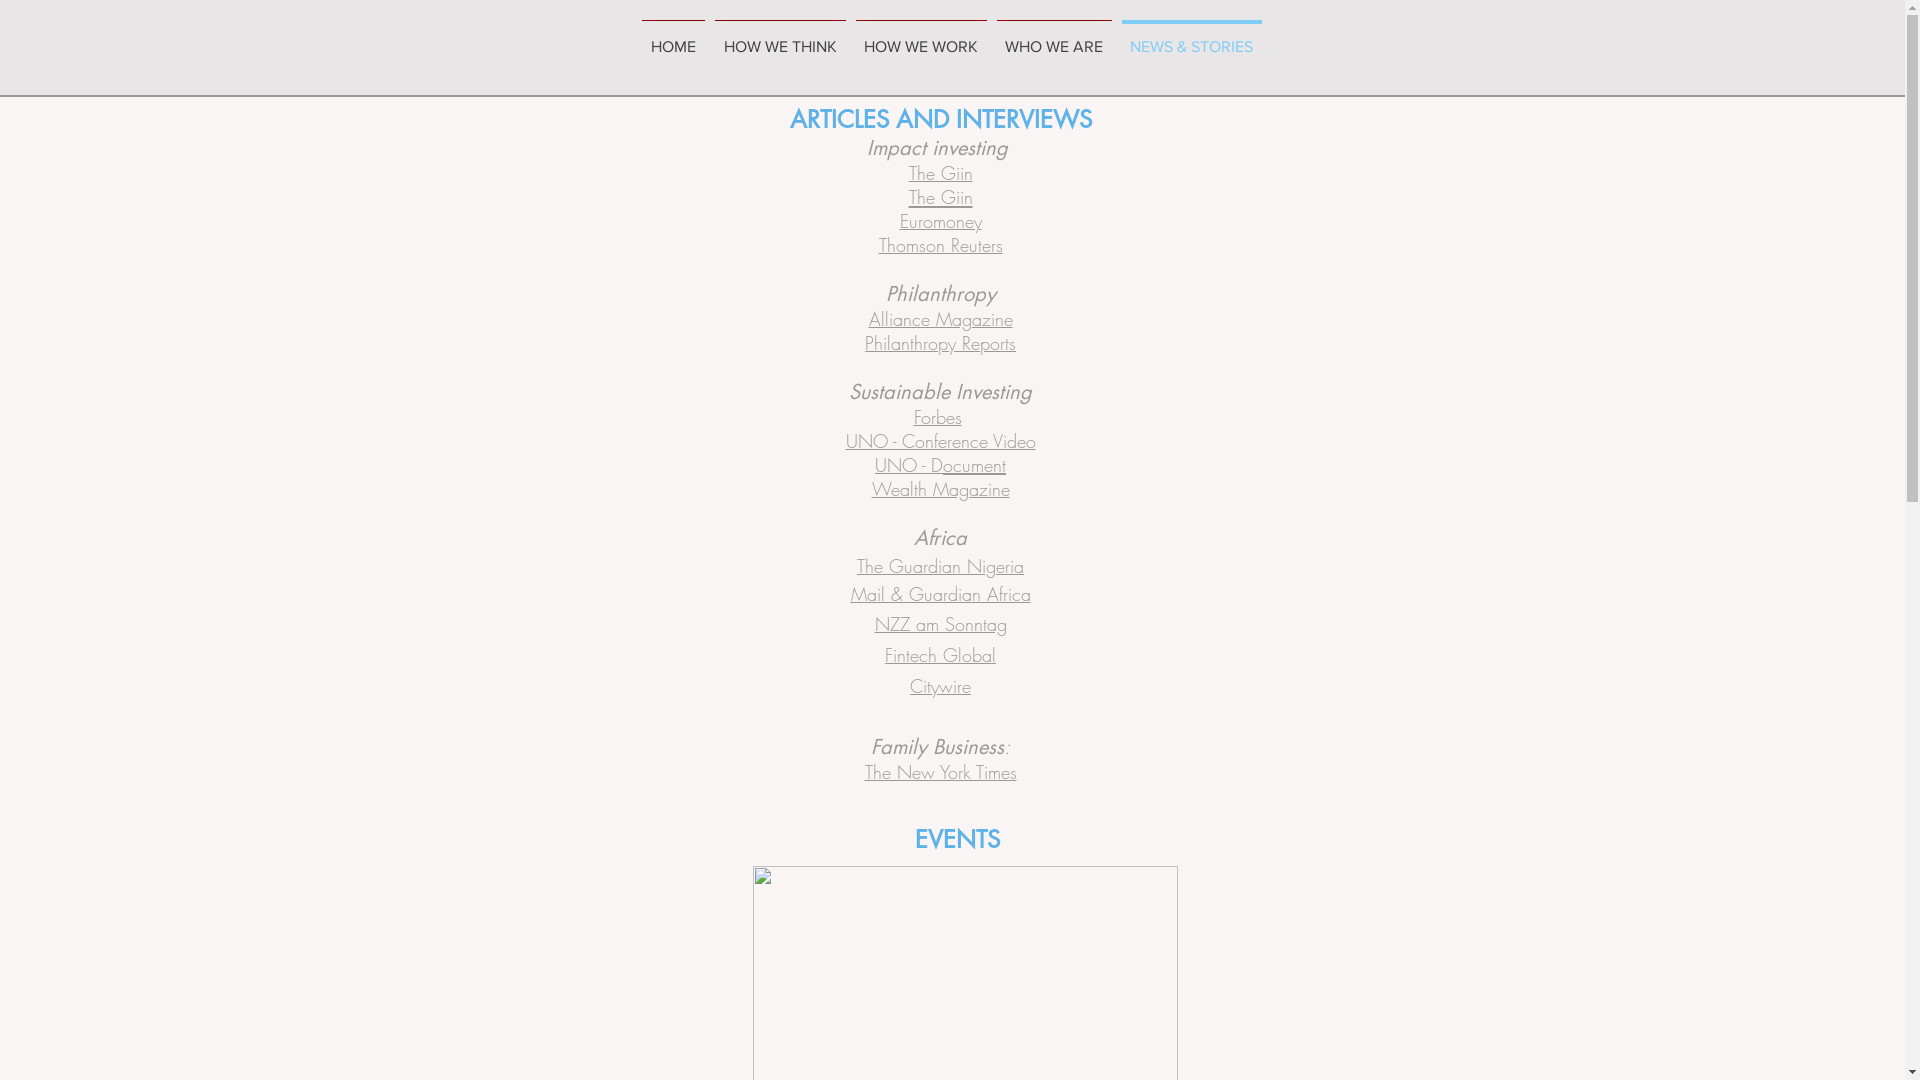  What do you see at coordinates (939, 220) in the screenshot?
I see `'Euromoney'` at bounding box center [939, 220].